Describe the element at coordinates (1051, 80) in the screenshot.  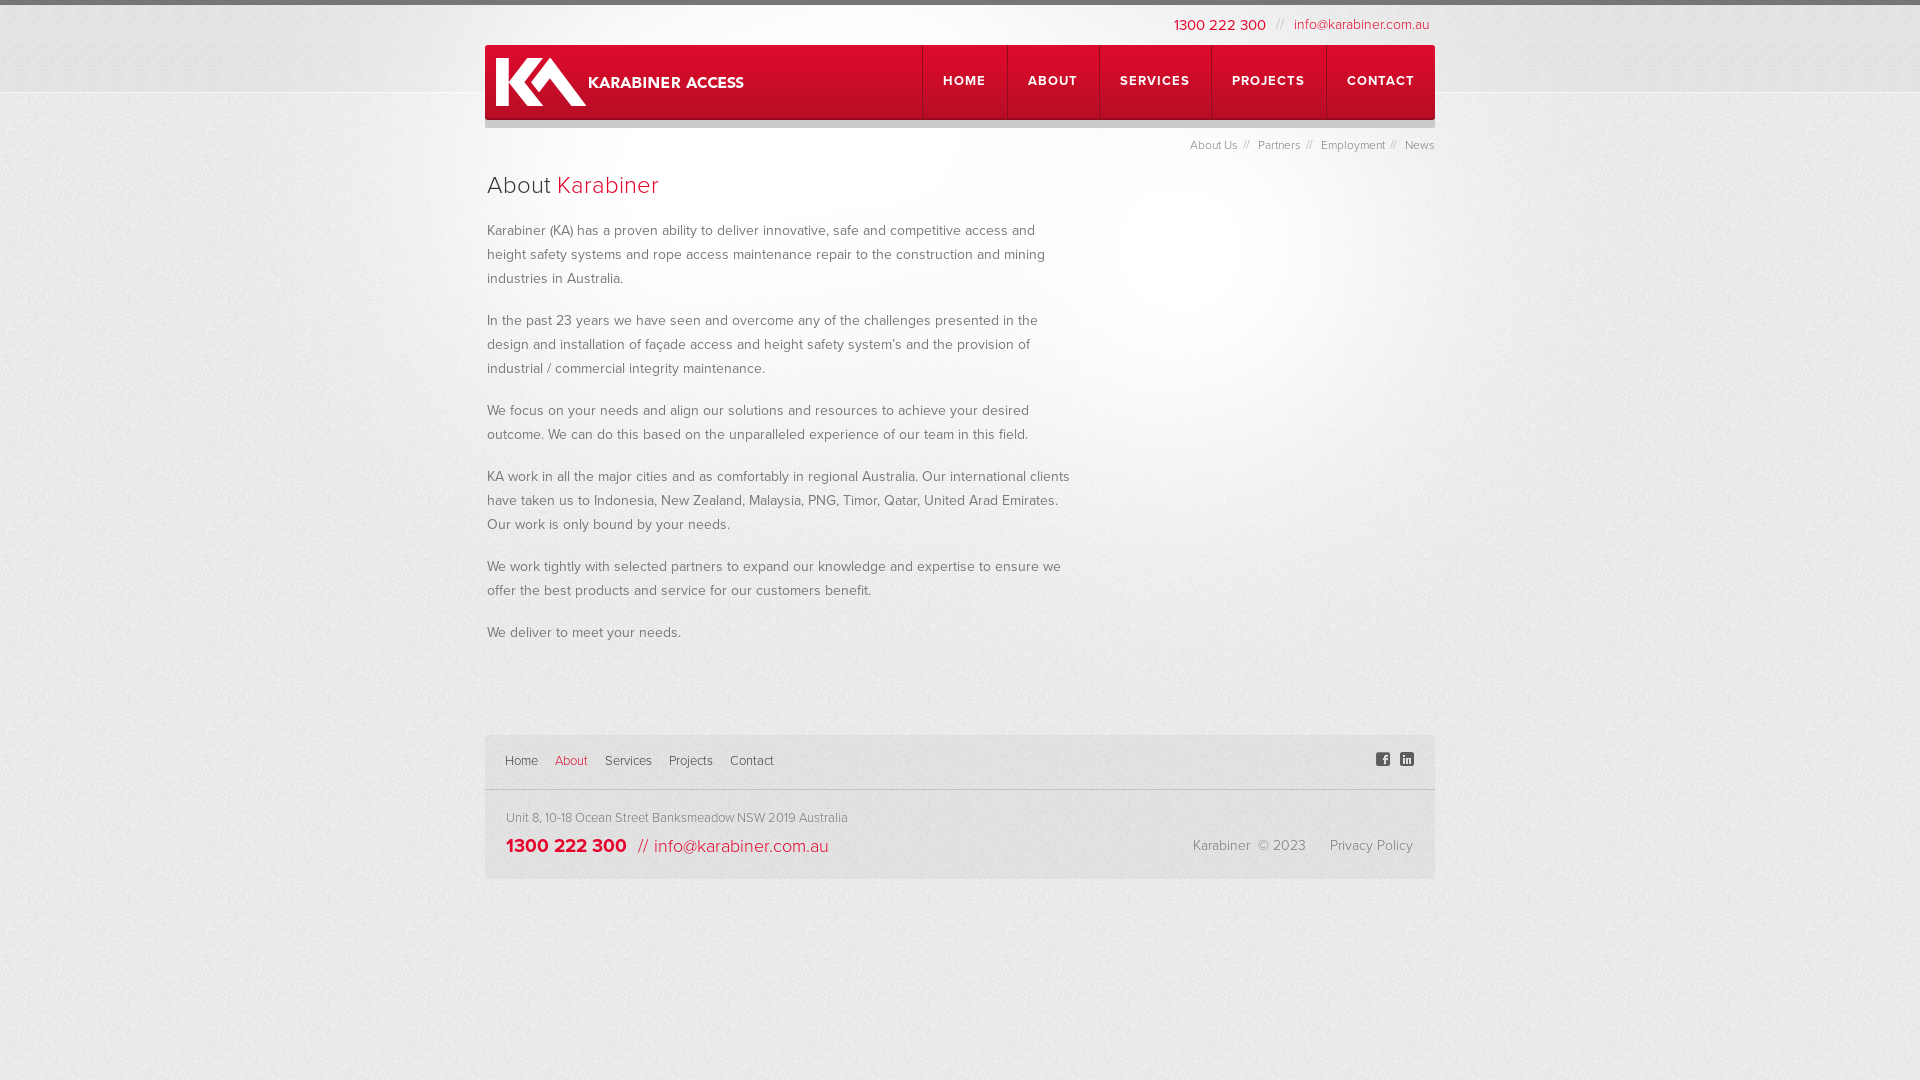
I see `'ABOUT'` at that location.